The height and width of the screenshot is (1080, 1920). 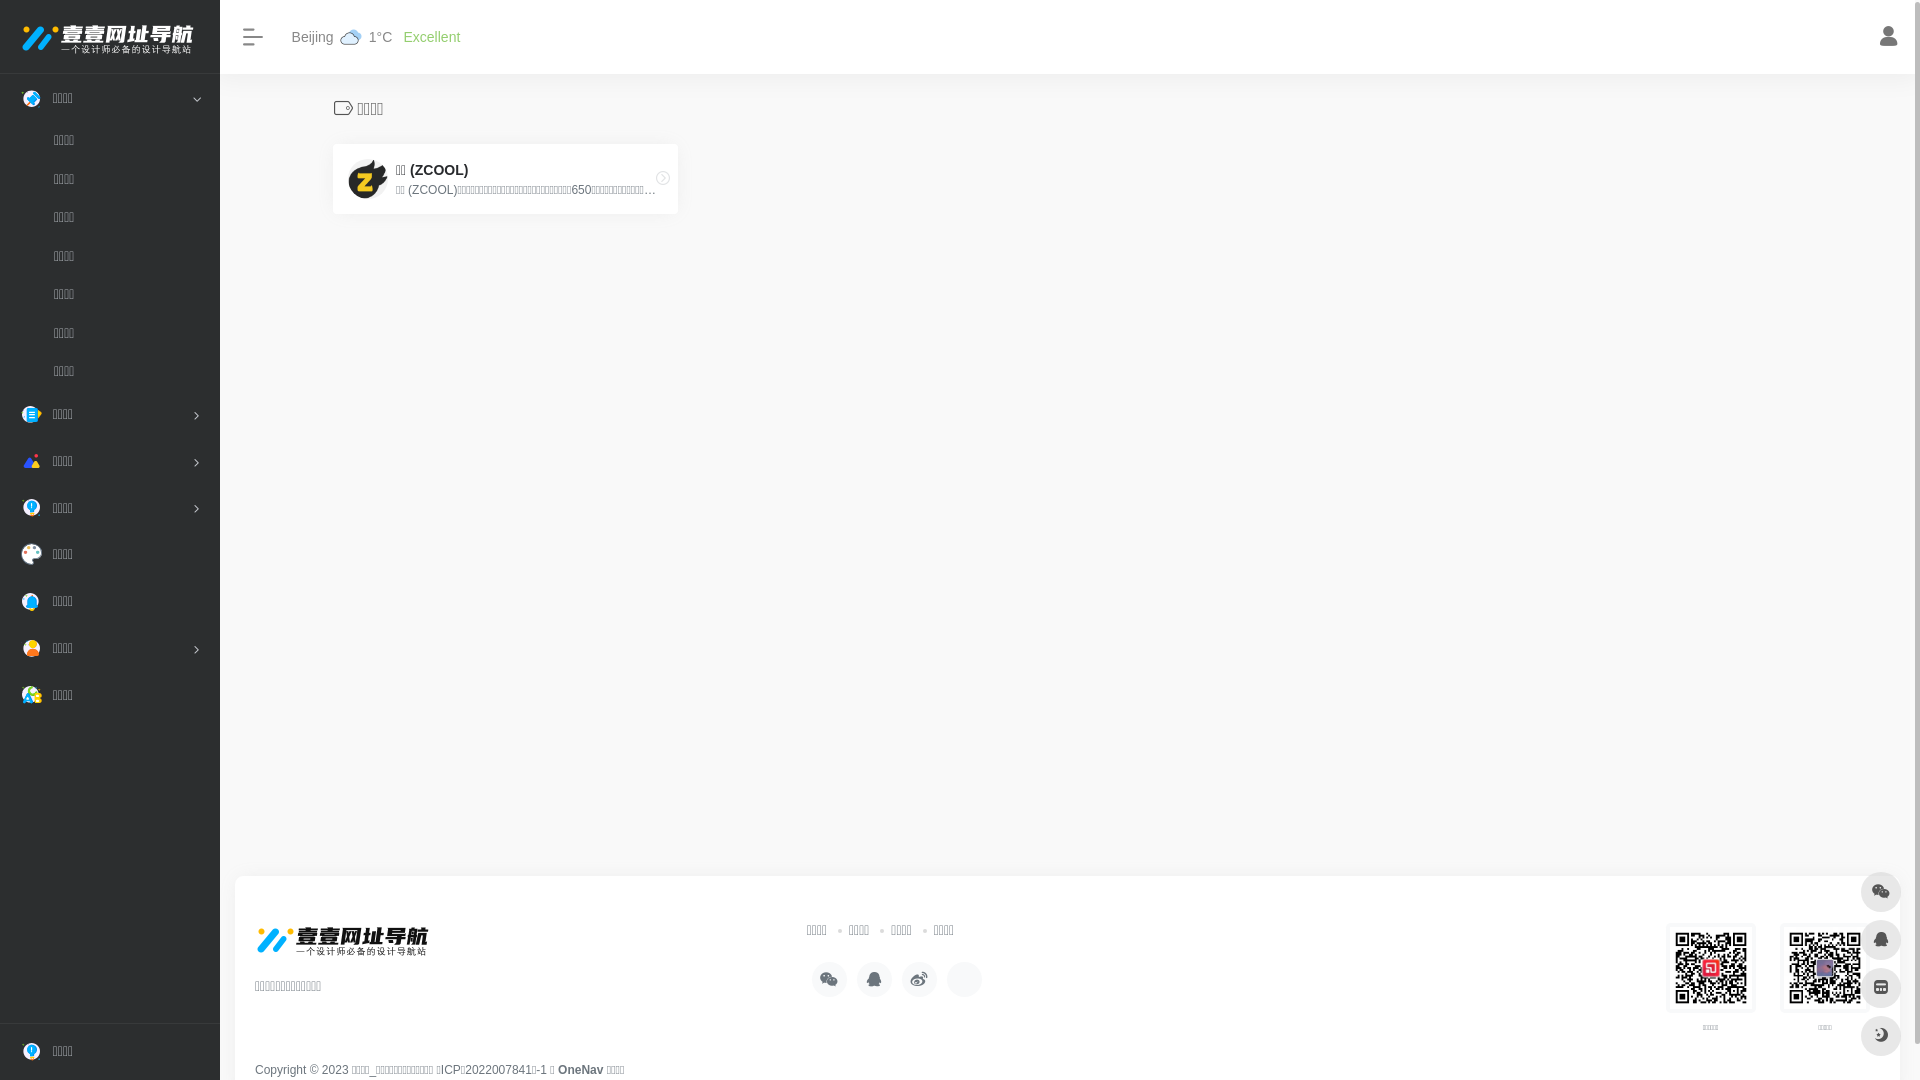 I want to click on 'OneNav', so click(x=555, y=1068).